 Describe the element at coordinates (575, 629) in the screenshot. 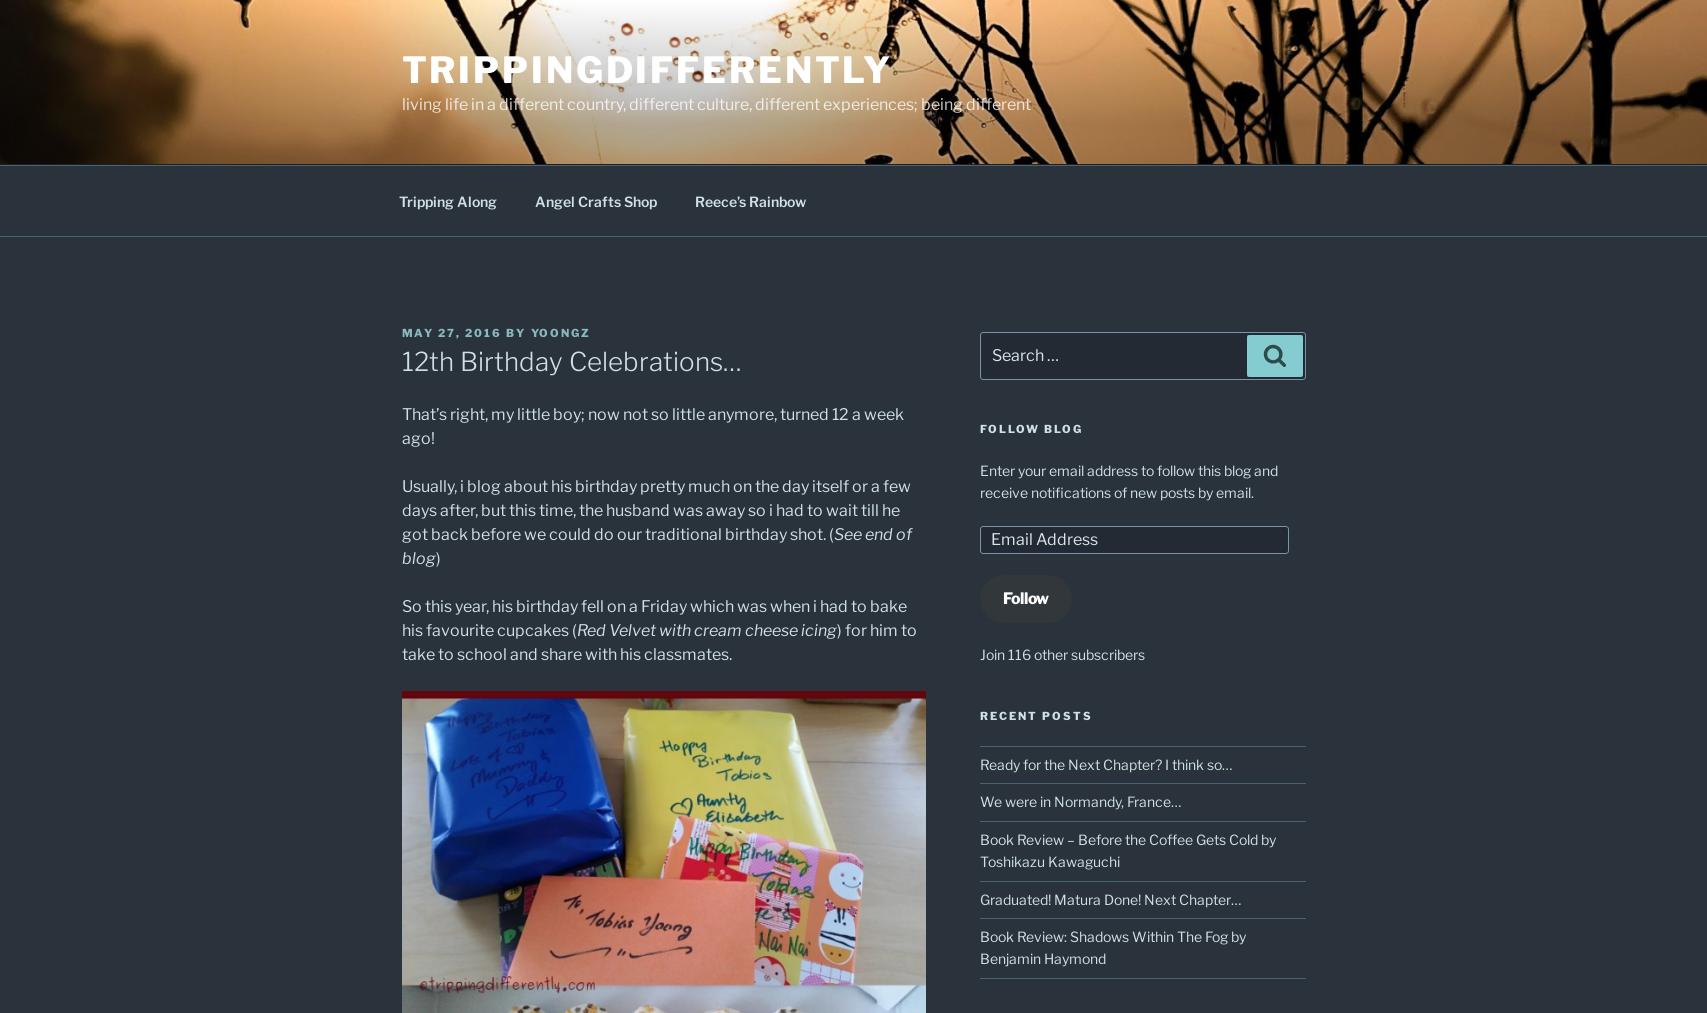

I see `'Red Velvet with cream cheese icing'` at that location.